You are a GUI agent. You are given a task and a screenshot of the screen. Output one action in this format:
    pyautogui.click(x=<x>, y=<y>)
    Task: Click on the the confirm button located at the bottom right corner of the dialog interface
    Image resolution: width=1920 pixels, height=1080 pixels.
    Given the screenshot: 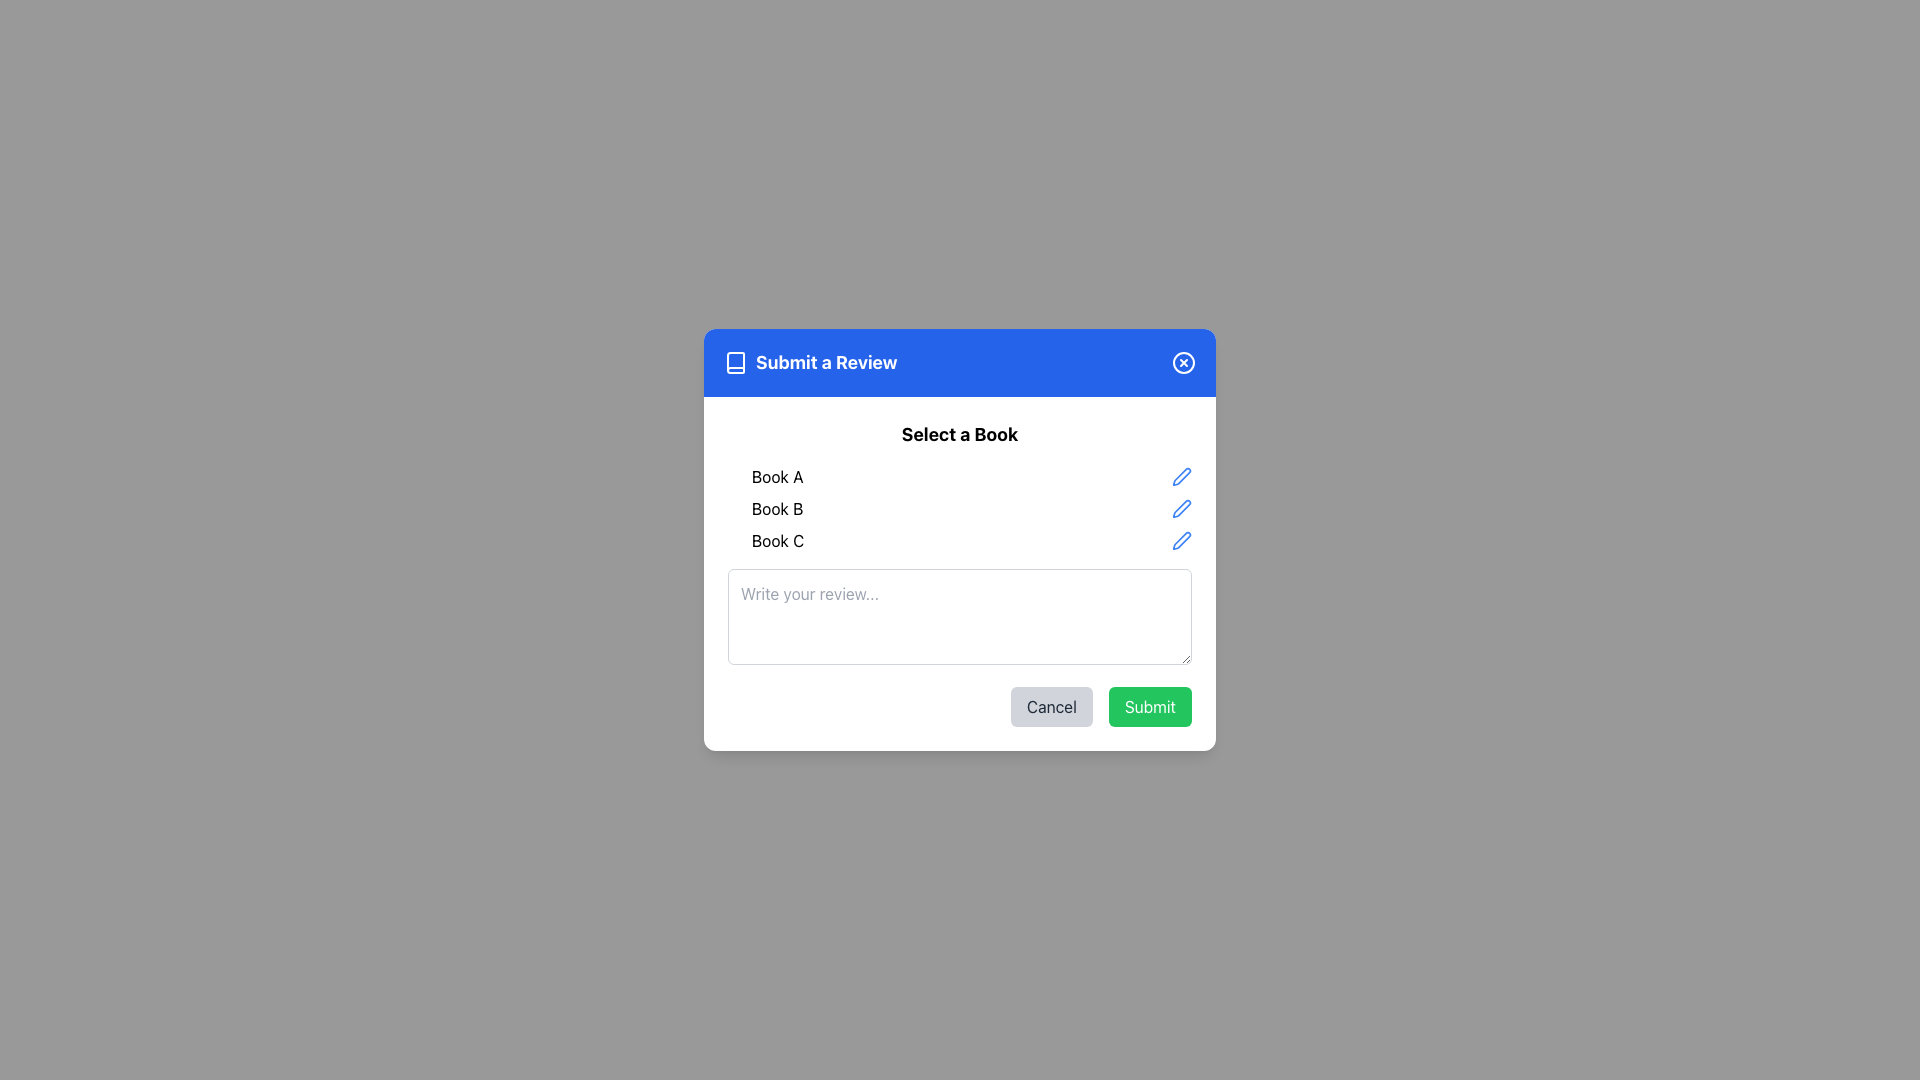 What is the action you would take?
    pyautogui.click(x=1150, y=705)
    